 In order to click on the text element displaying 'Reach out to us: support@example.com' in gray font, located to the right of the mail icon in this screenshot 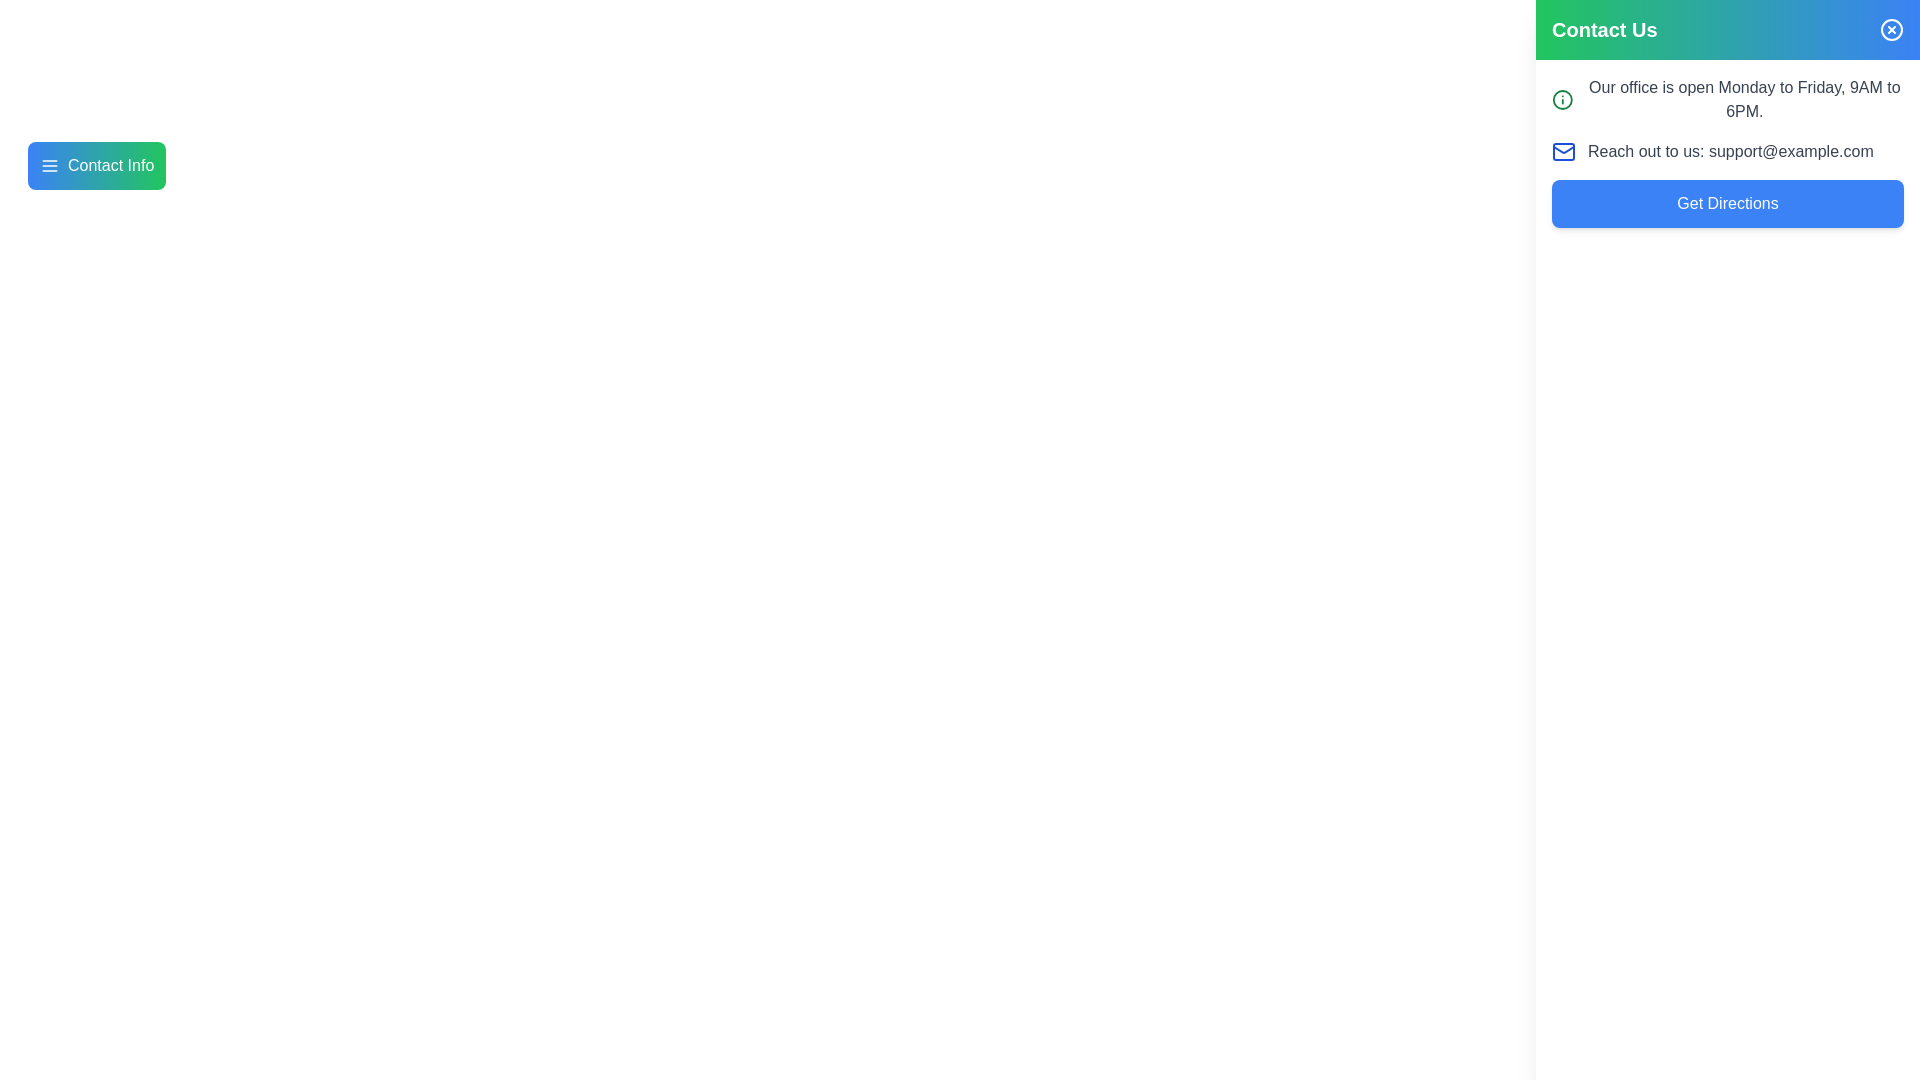, I will do `click(1729, 150)`.